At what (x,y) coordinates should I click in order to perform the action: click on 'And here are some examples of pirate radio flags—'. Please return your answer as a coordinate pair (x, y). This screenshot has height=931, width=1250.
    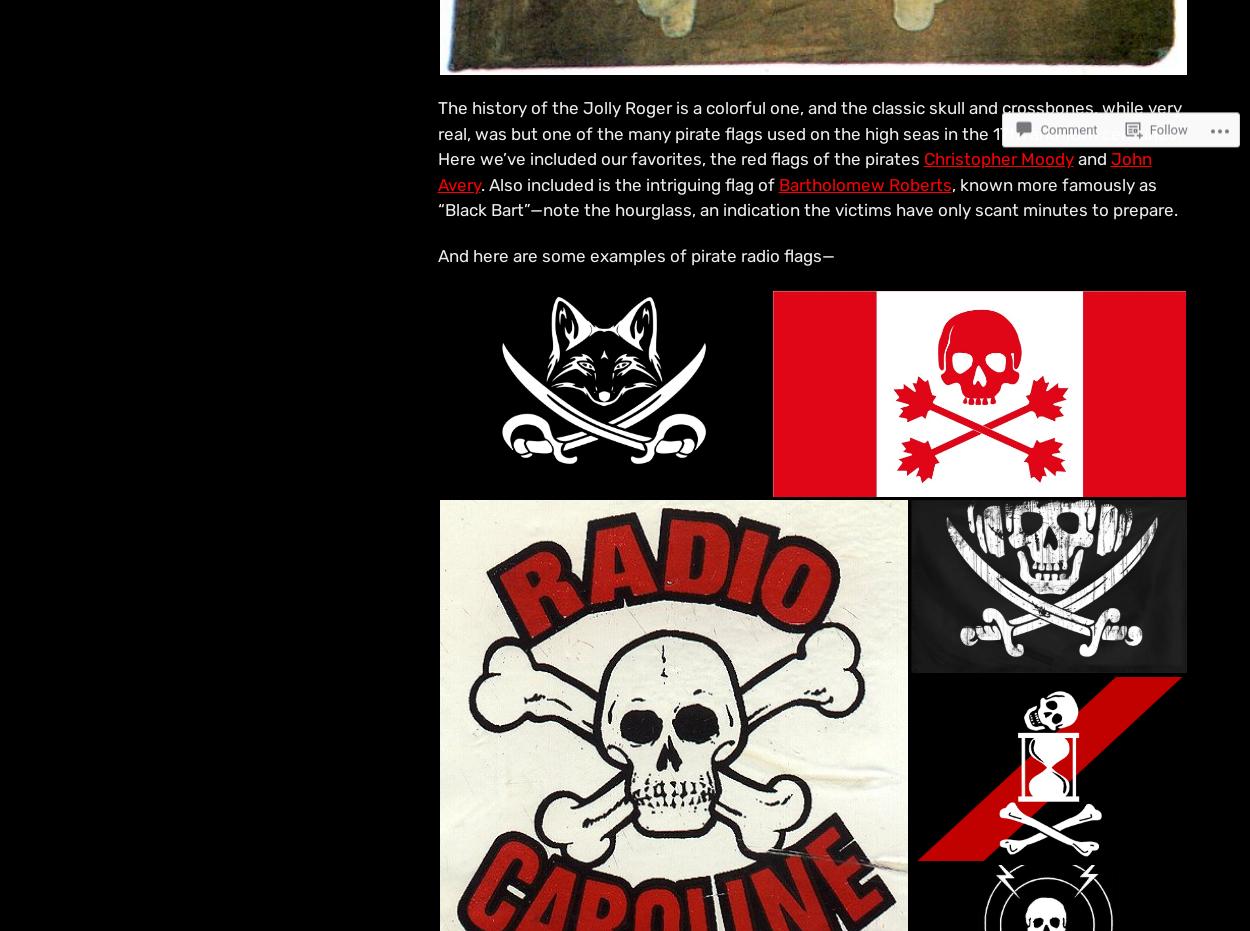
    Looking at the image, I should click on (635, 255).